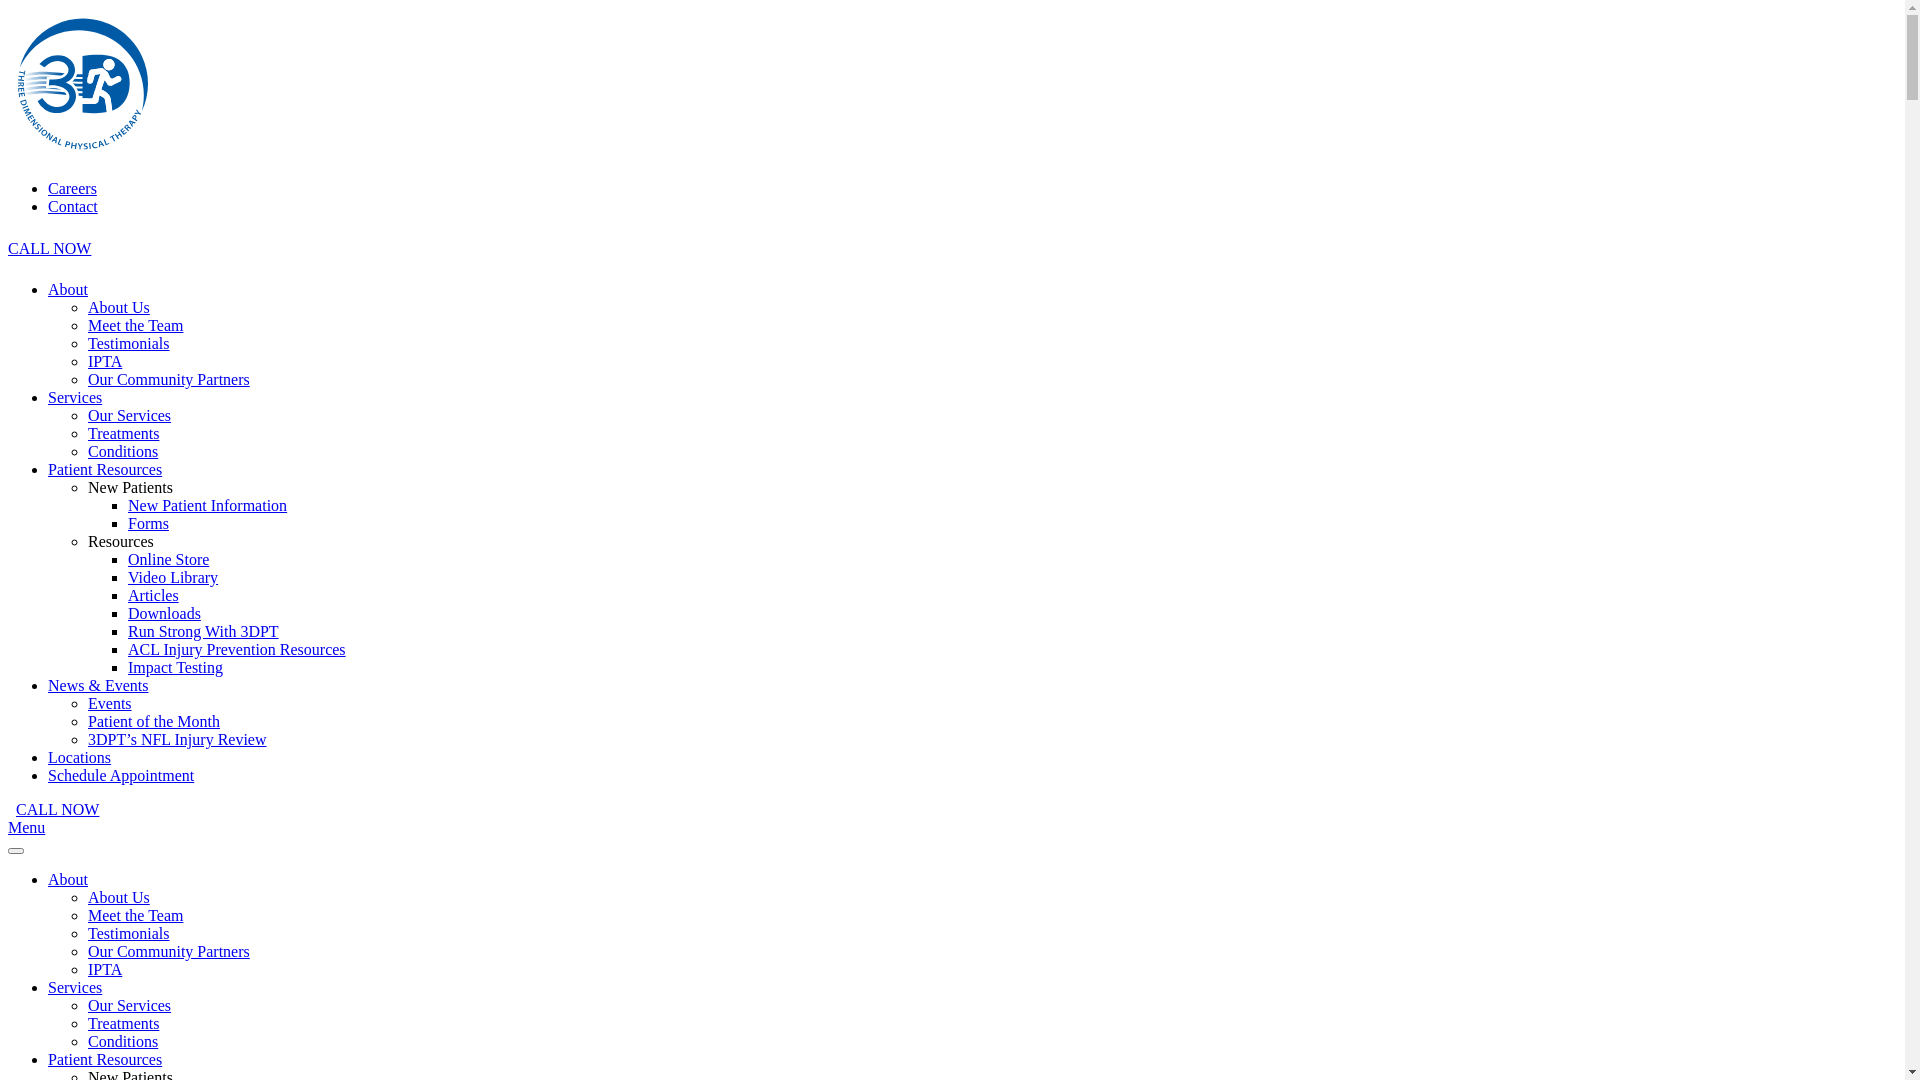 Image resolution: width=1920 pixels, height=1080 pixels. I want to click on 'Downloads', so click(164, 612).